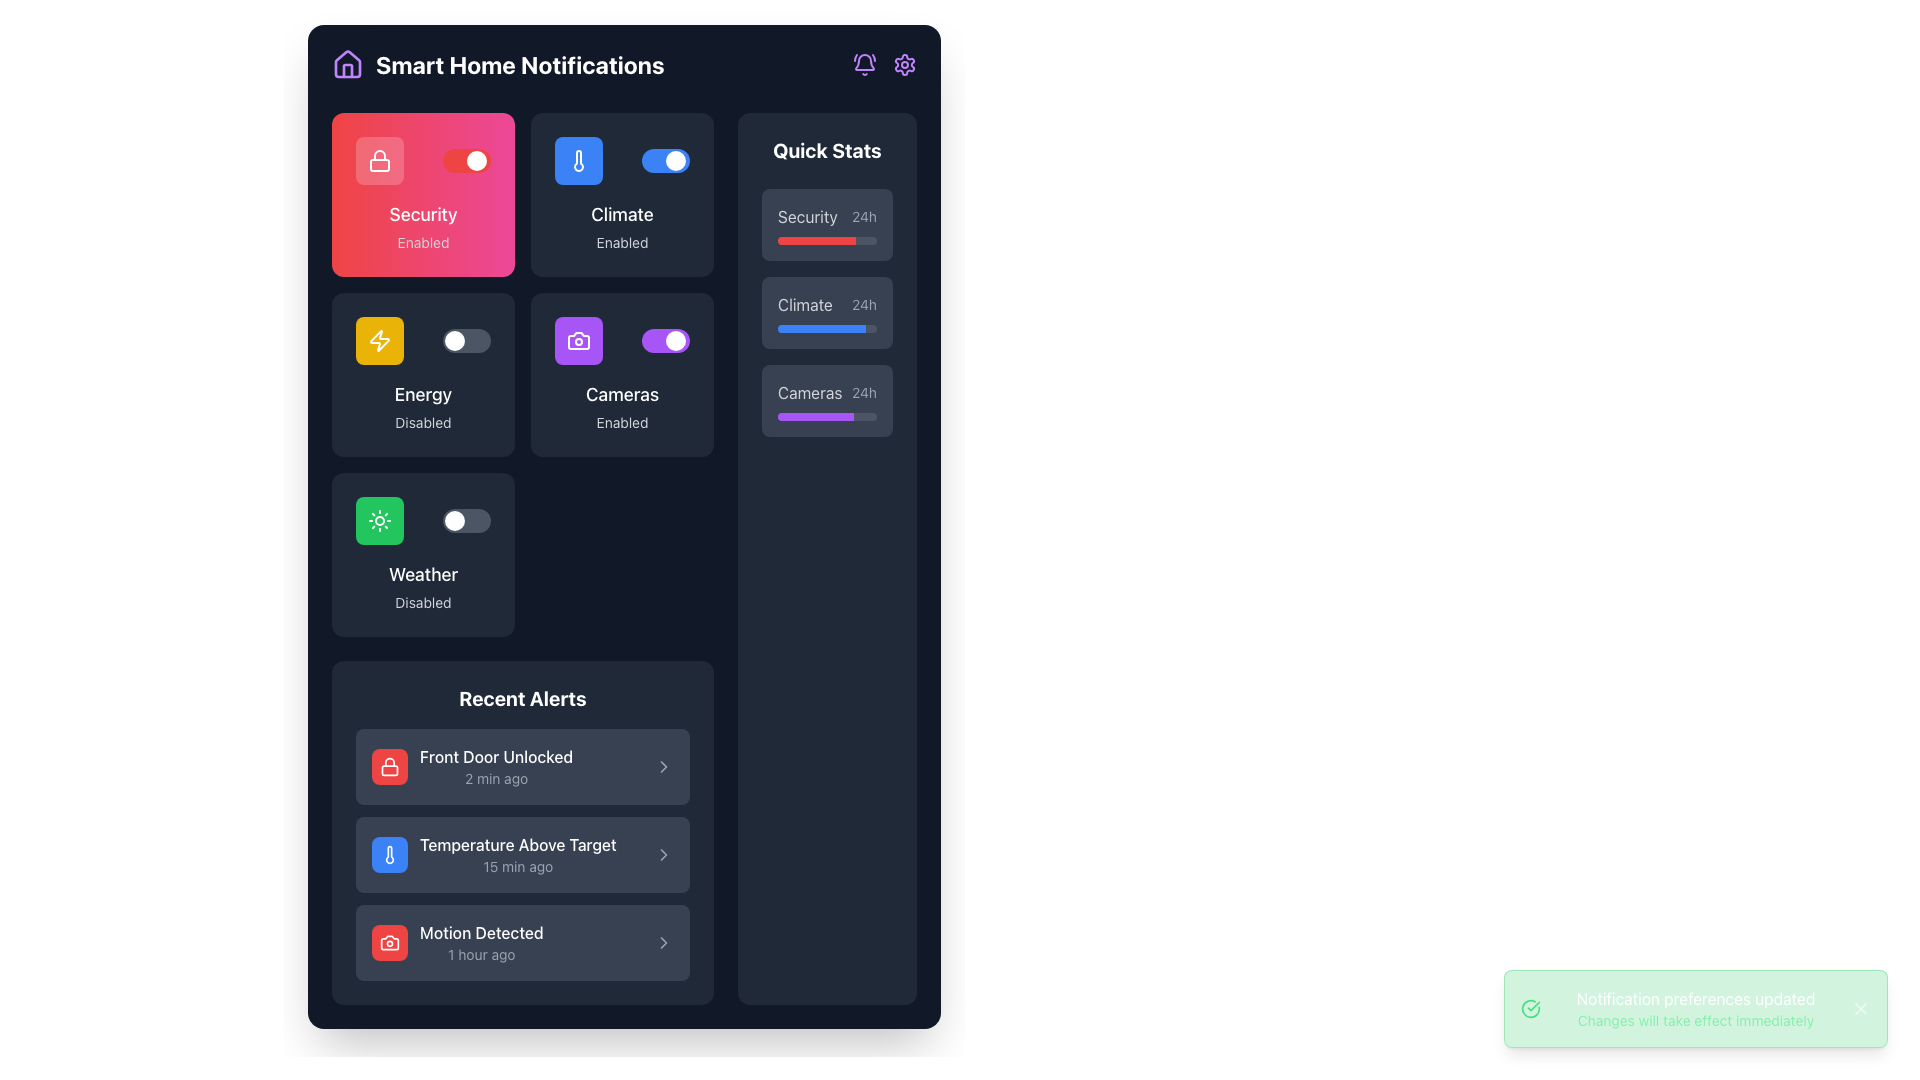 This screenshot has width=1920, height=1080. Describe the element at coordinates (827, 415) in the screenshot. I see `the compact horizontal progress bar with a light gray background and a purple filled segment located in the 'Quick Stats' section, below the 'Cameras 24h' label` at that location.